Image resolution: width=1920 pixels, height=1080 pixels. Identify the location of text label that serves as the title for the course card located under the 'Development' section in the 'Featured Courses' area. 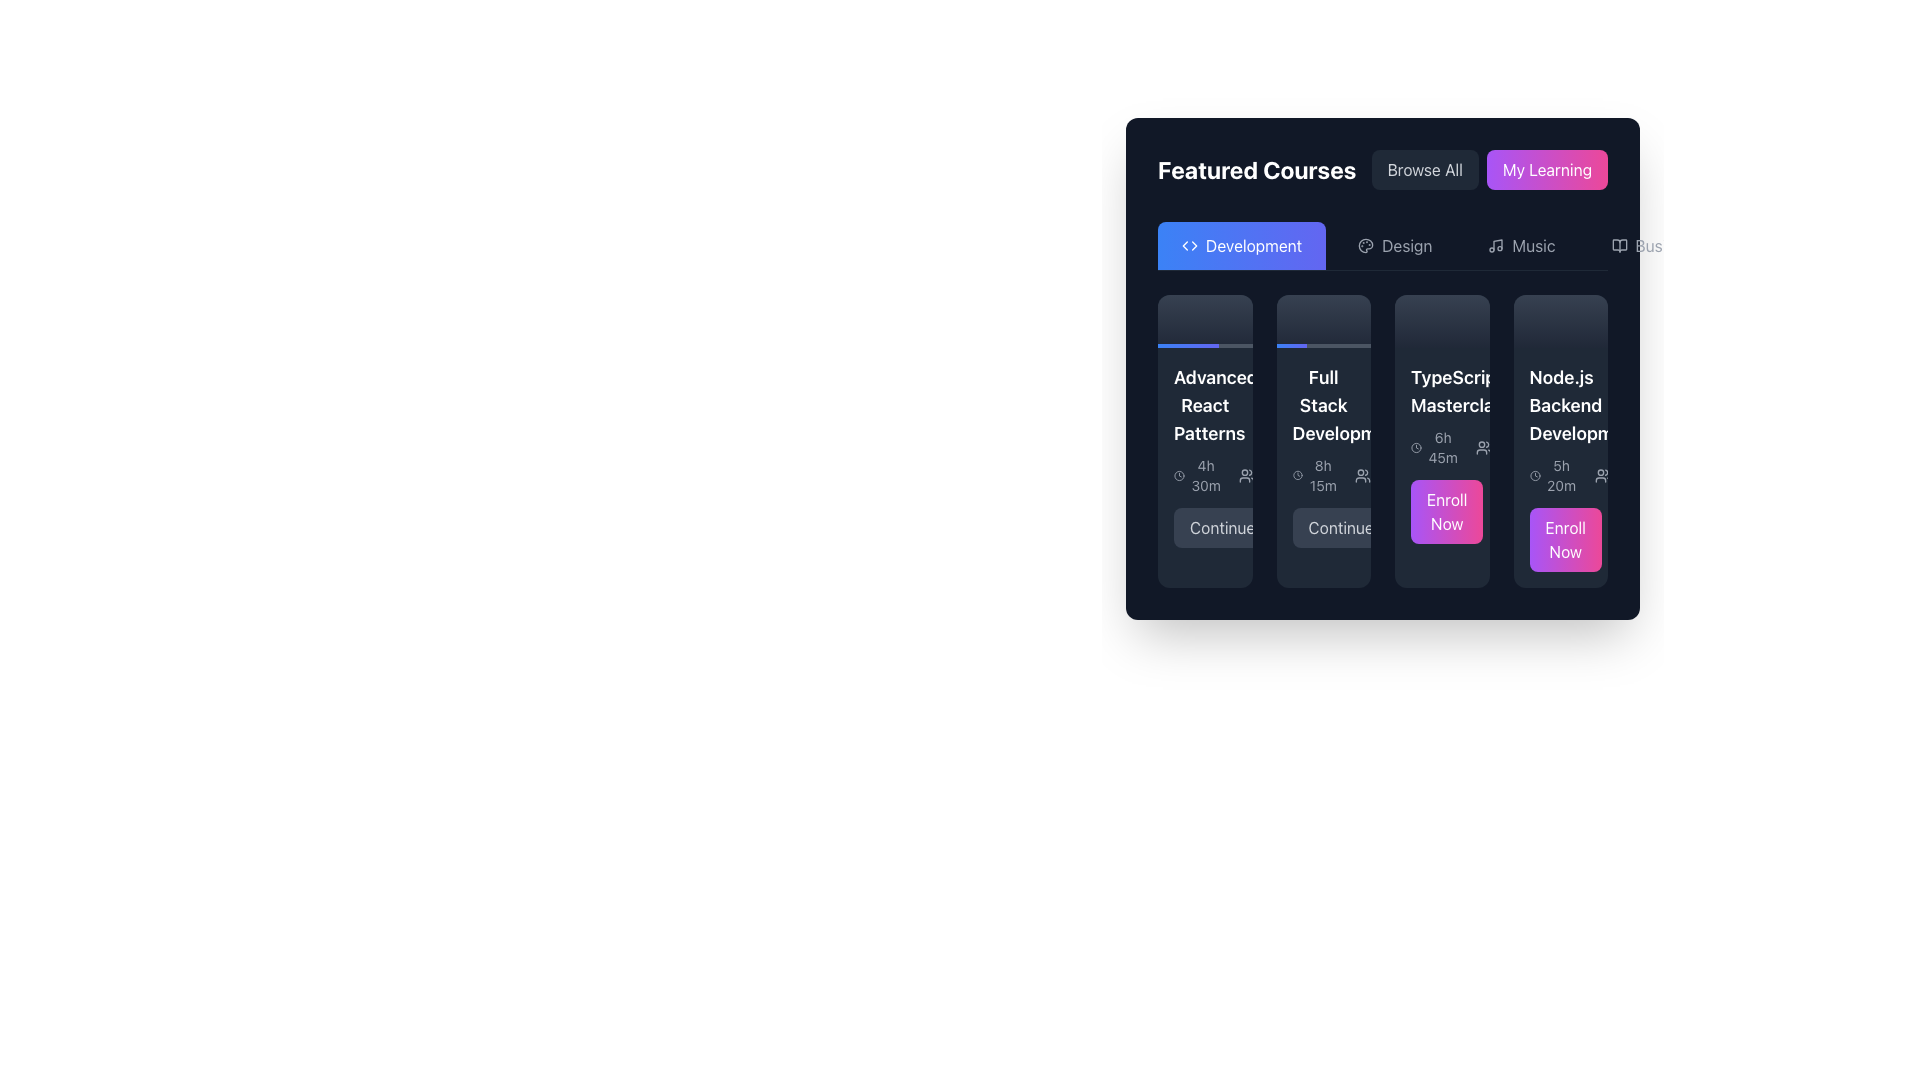
(1442, 392).